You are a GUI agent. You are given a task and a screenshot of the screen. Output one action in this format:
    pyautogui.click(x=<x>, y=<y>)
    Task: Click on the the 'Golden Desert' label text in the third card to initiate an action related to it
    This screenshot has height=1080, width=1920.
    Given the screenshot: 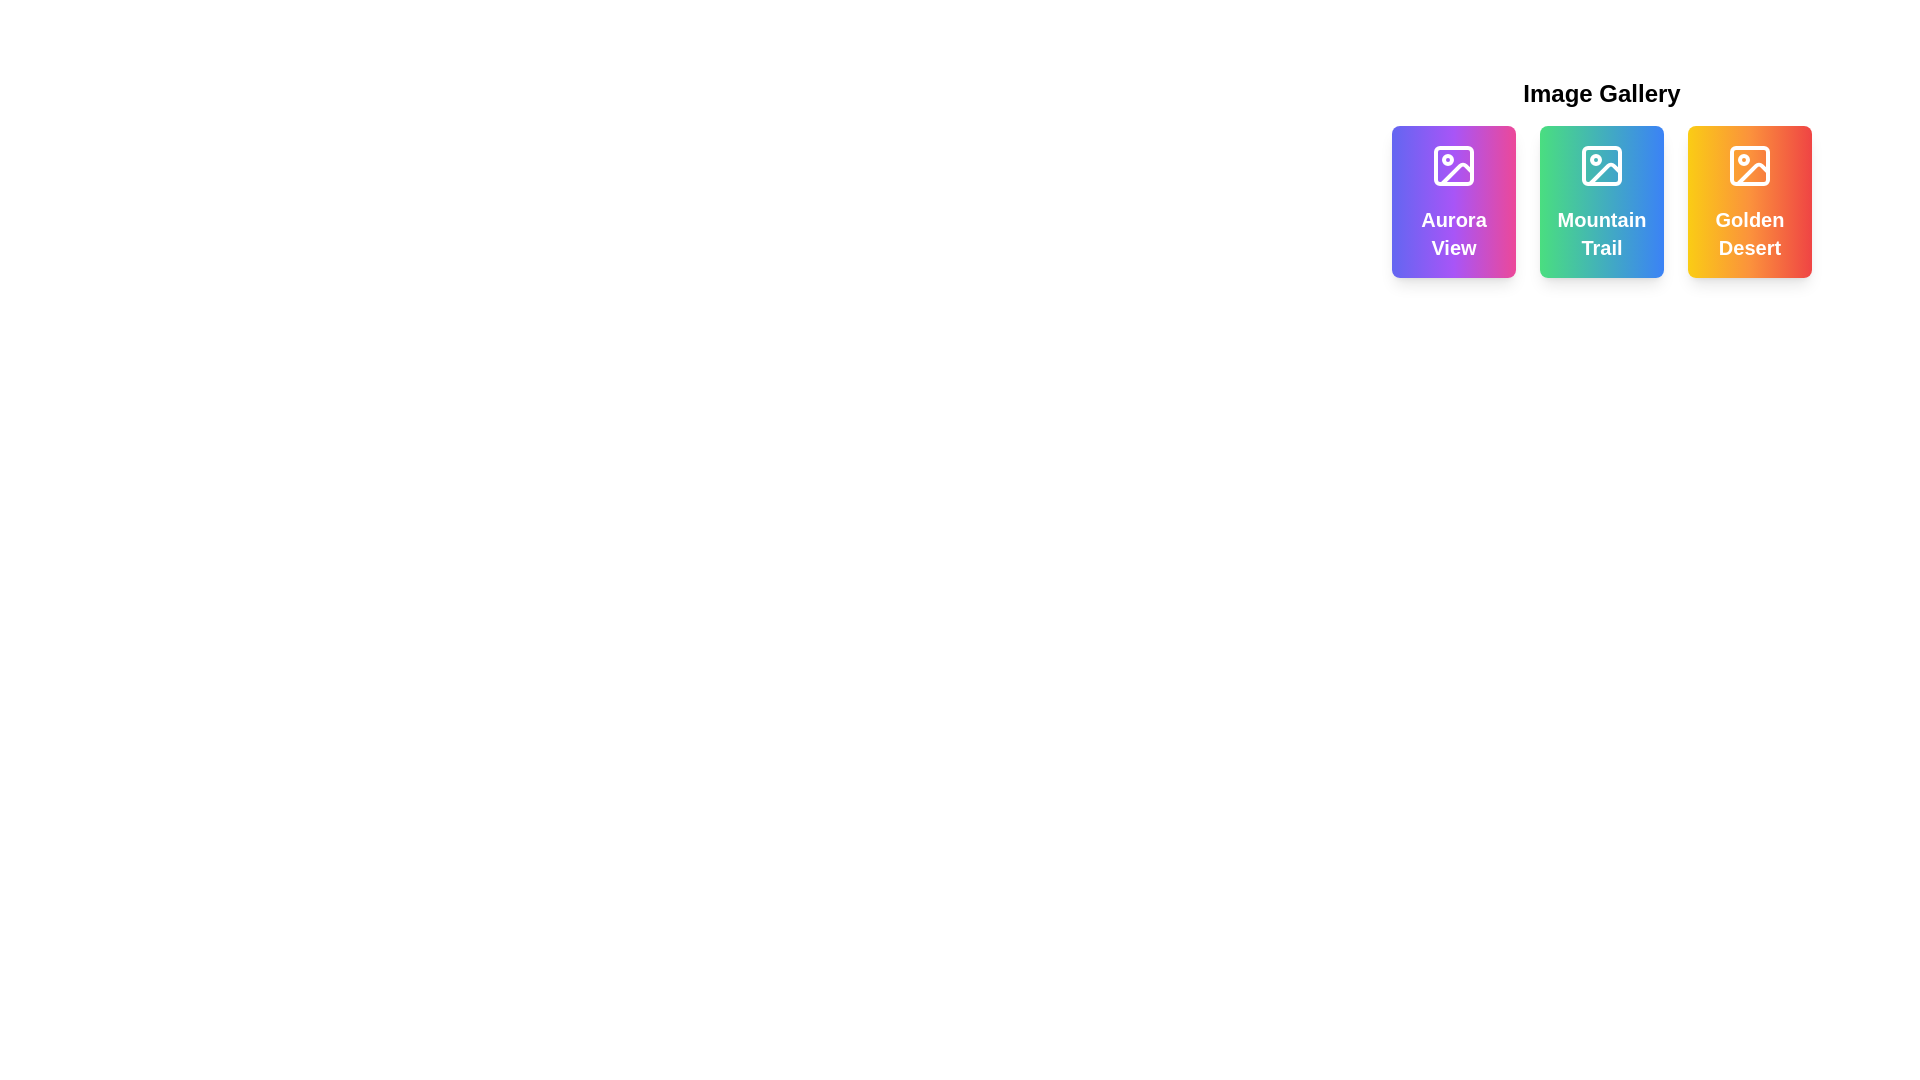 What is the action you would take?
    pyautogui.click(x=1749, y=233)
    